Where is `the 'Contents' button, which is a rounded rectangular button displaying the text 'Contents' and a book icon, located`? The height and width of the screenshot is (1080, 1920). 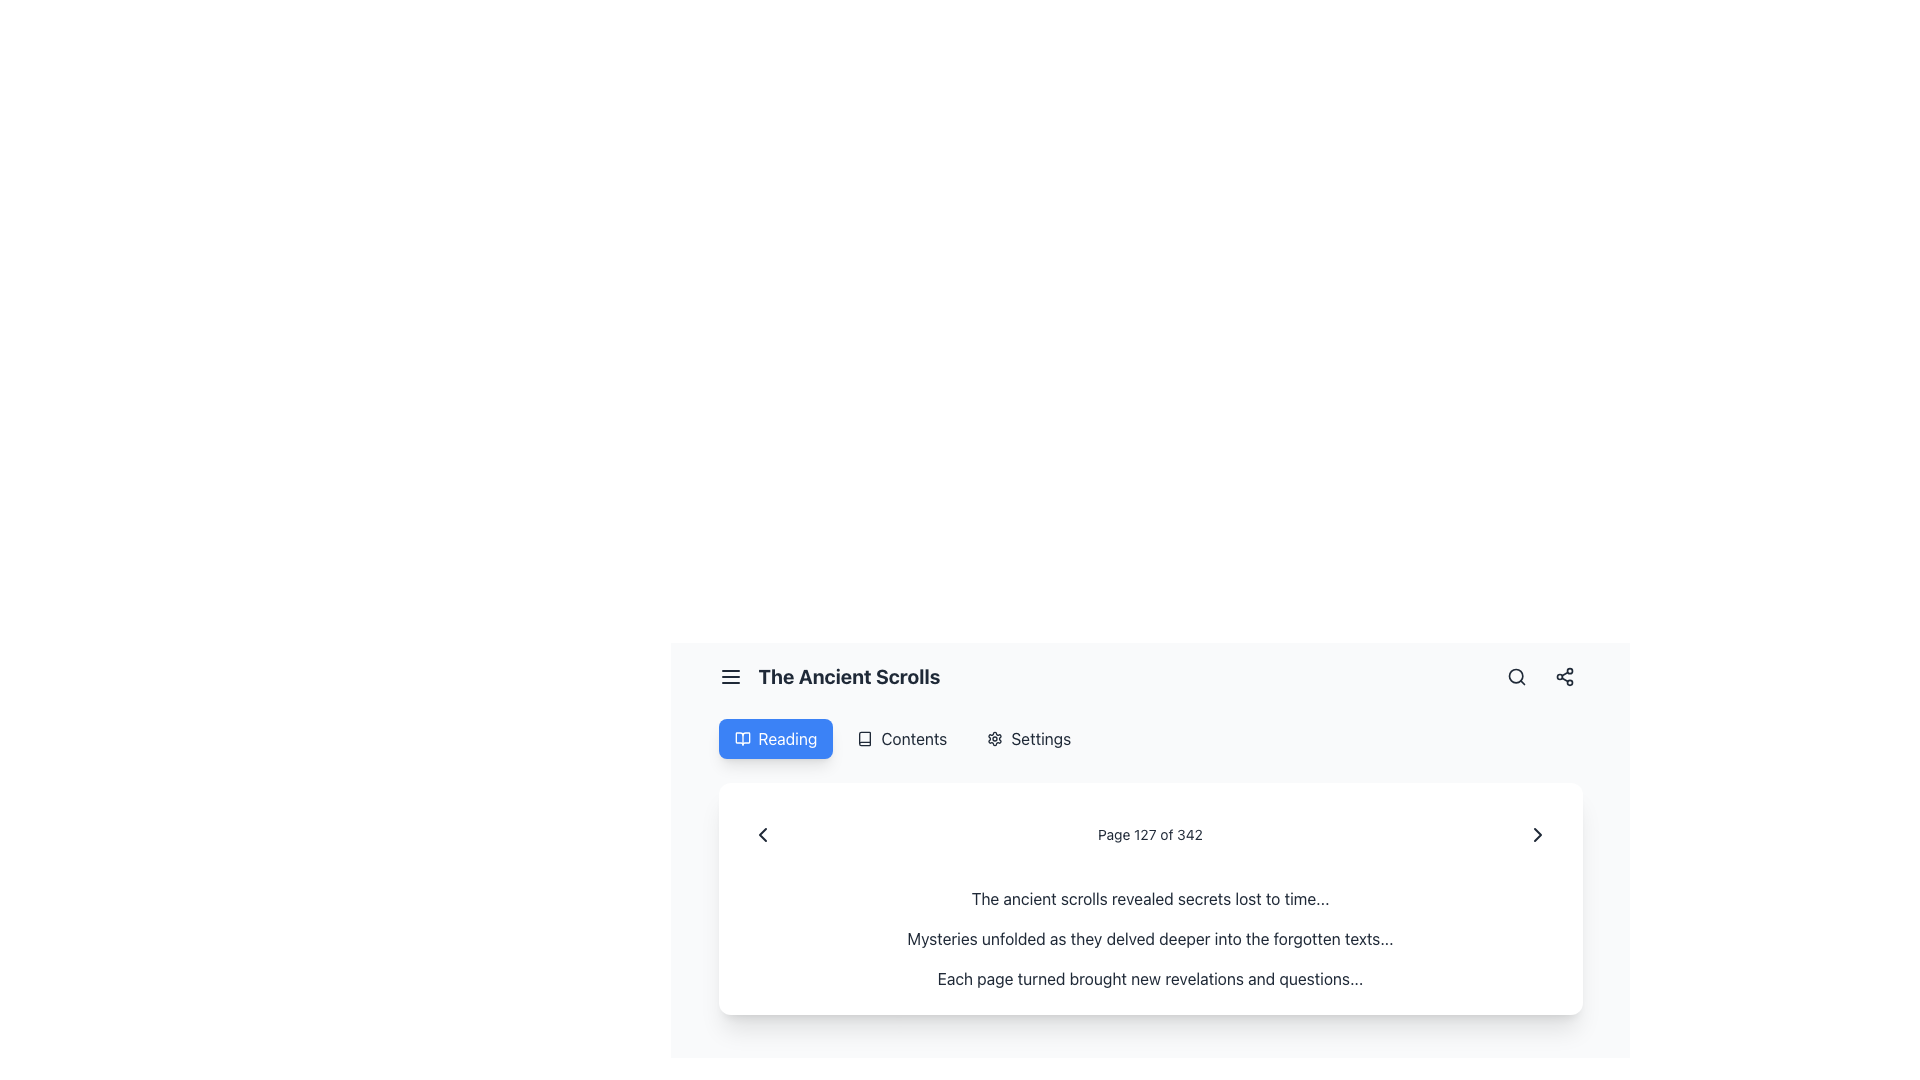
the 'Contents' button, which is a rounded rectangular button displaying the text 'Contents' and a book icon, located is located at coordinates (901, 739).